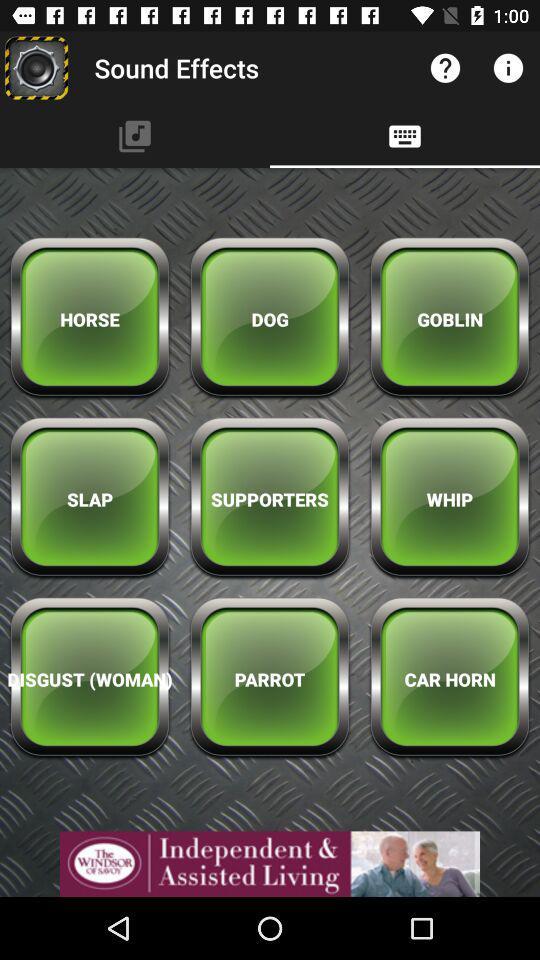 This screenshot has width=540, height=960. What do you see at coordinates (445, 68) in the screenshot?
I see `button left to information button` at bounding box center [445, 68].